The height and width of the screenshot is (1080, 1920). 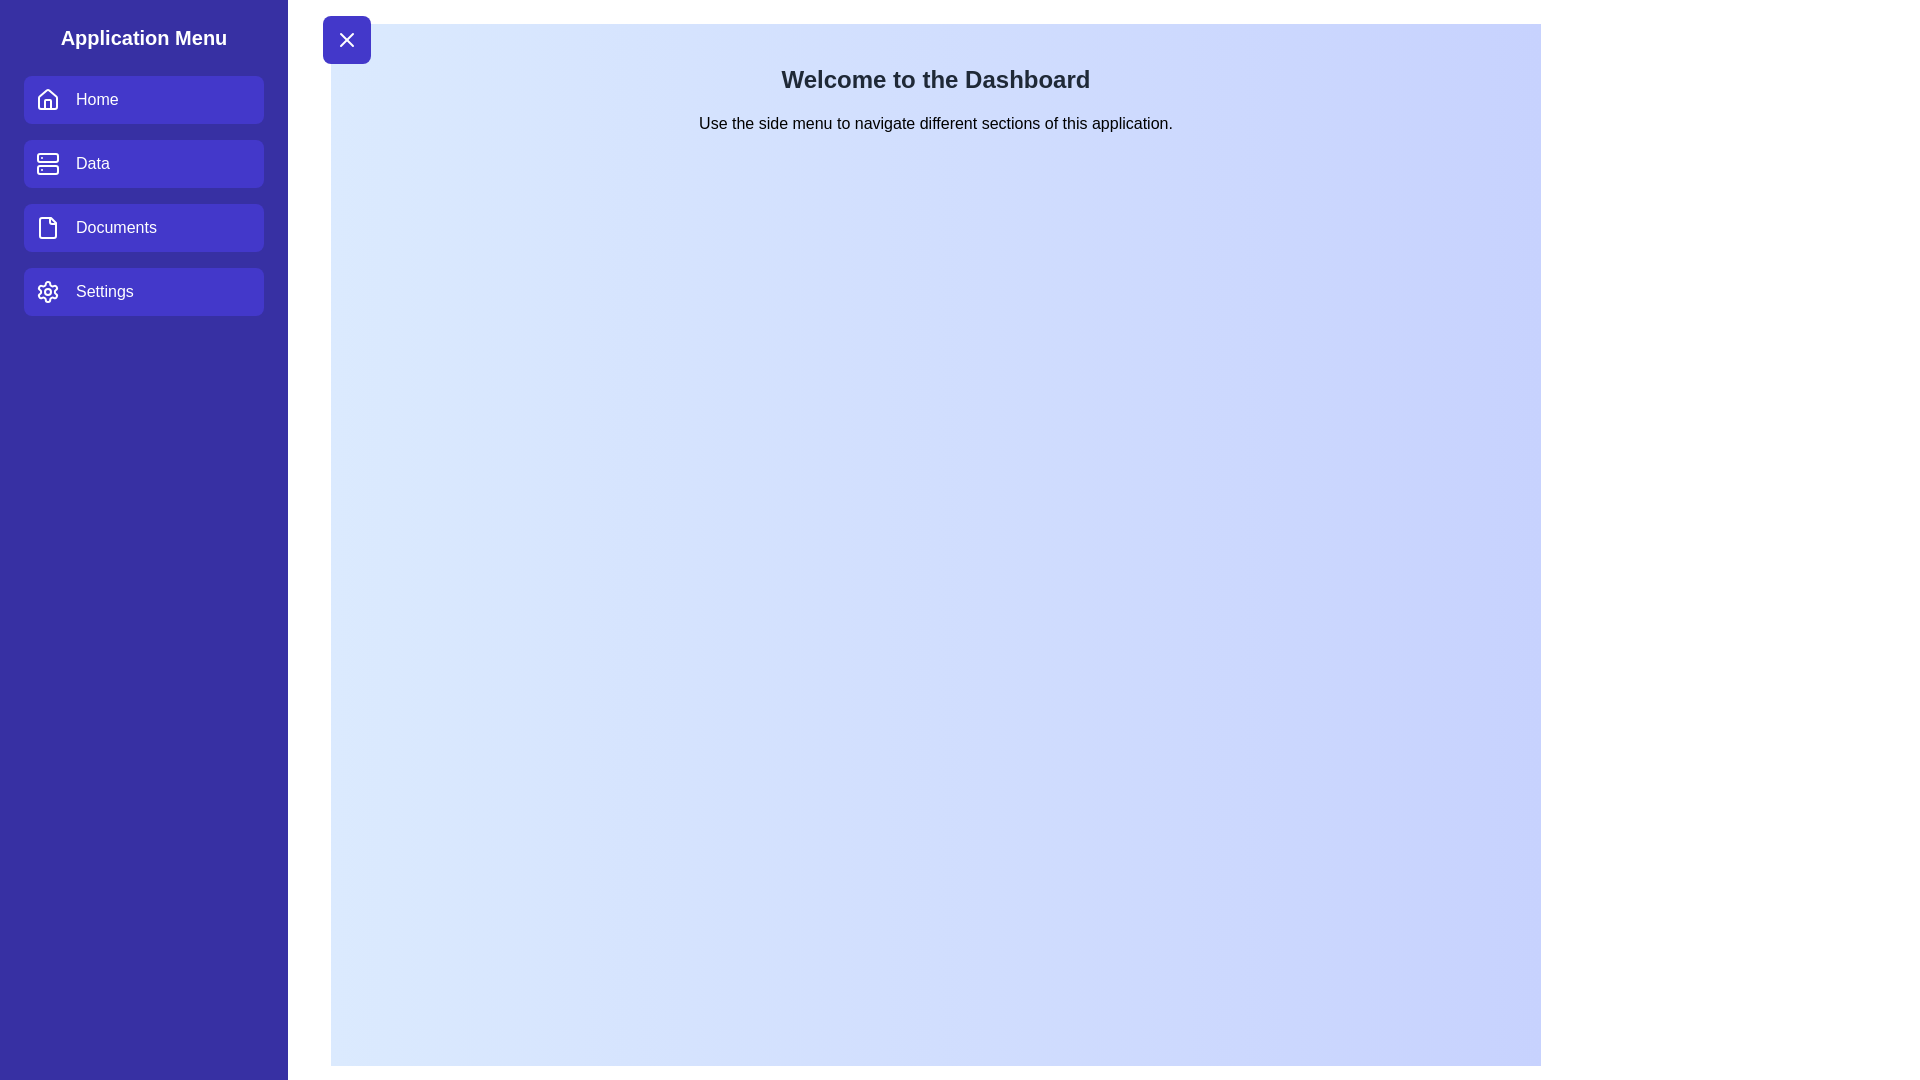 What do you see at coordinates (143, 100) in the screenshot?
I see `the menu item Home` at bounding box center [143, 100].